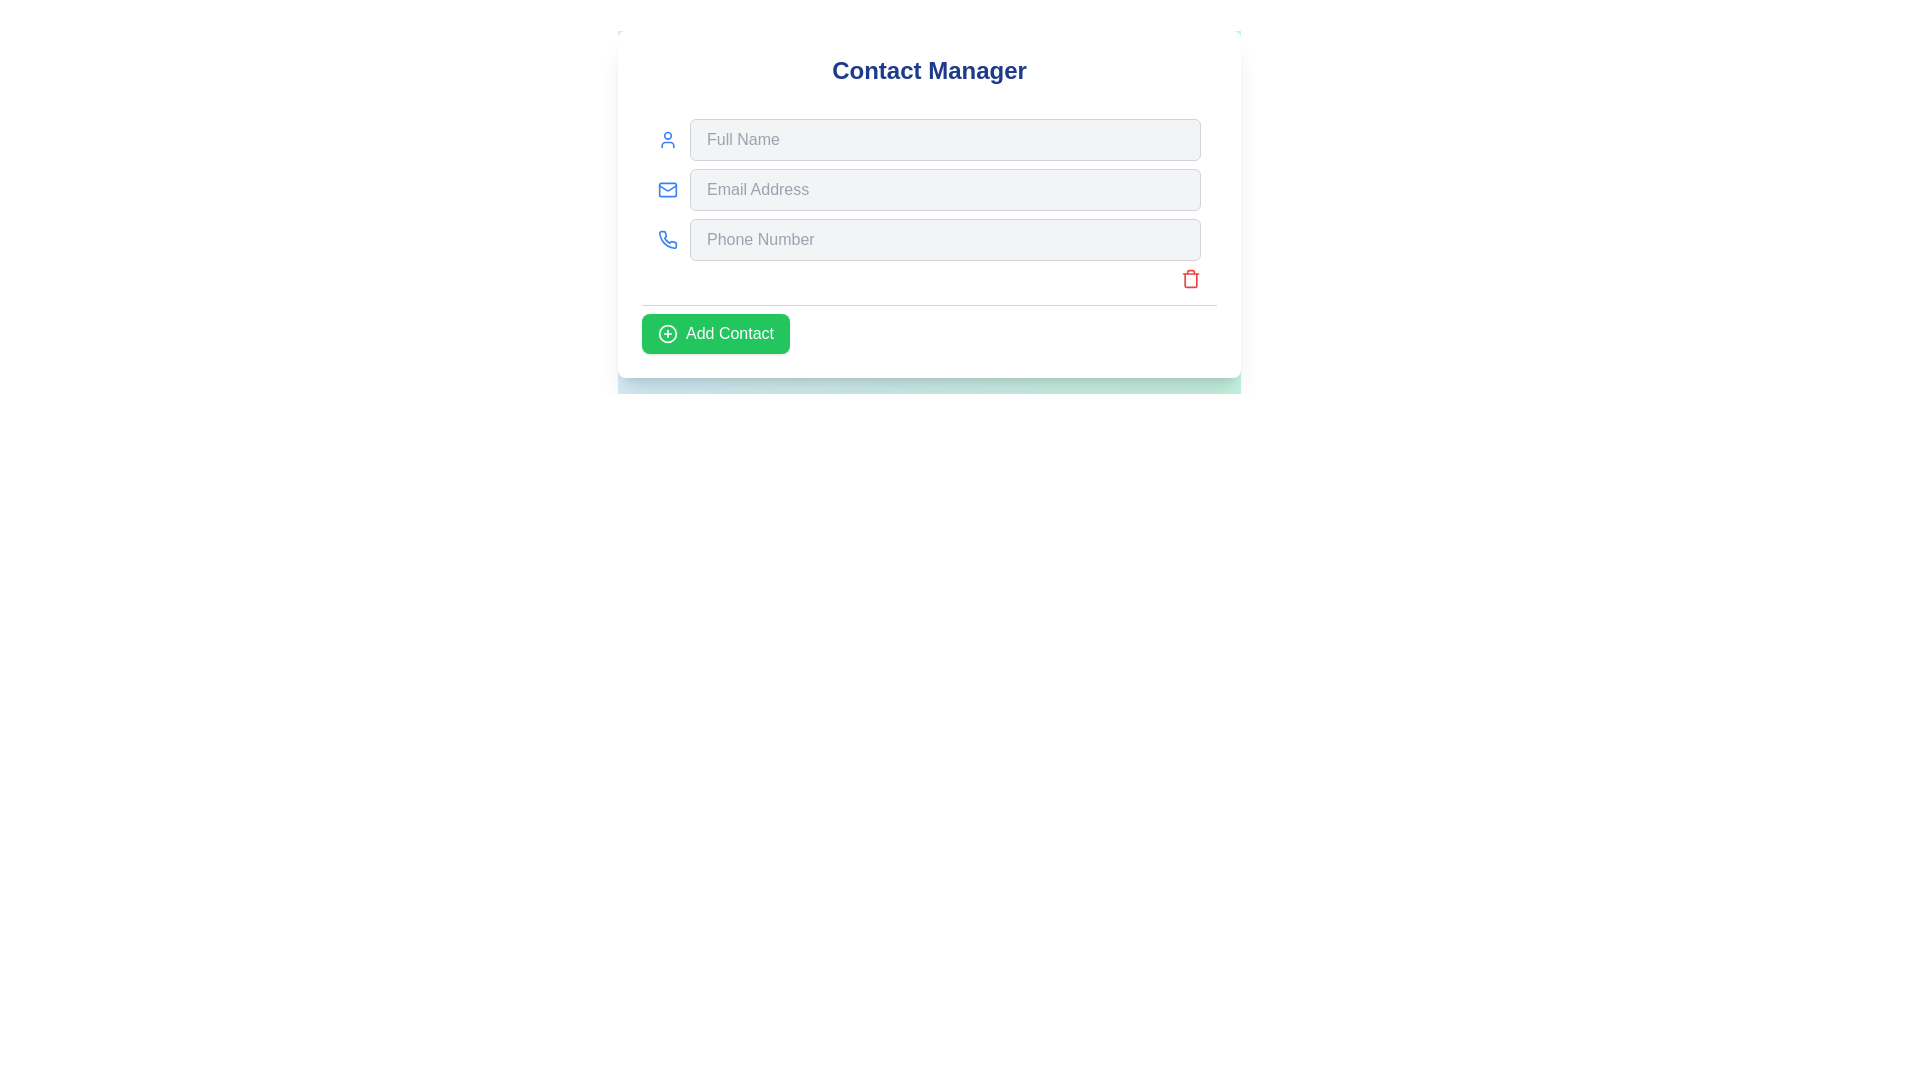  Describe the element at coordinates (728, 333) in the screenshot. I see `the text label 'Add Contact' which is located at the bottom center of the interface within a button component that features a green rectangular background` at that location.